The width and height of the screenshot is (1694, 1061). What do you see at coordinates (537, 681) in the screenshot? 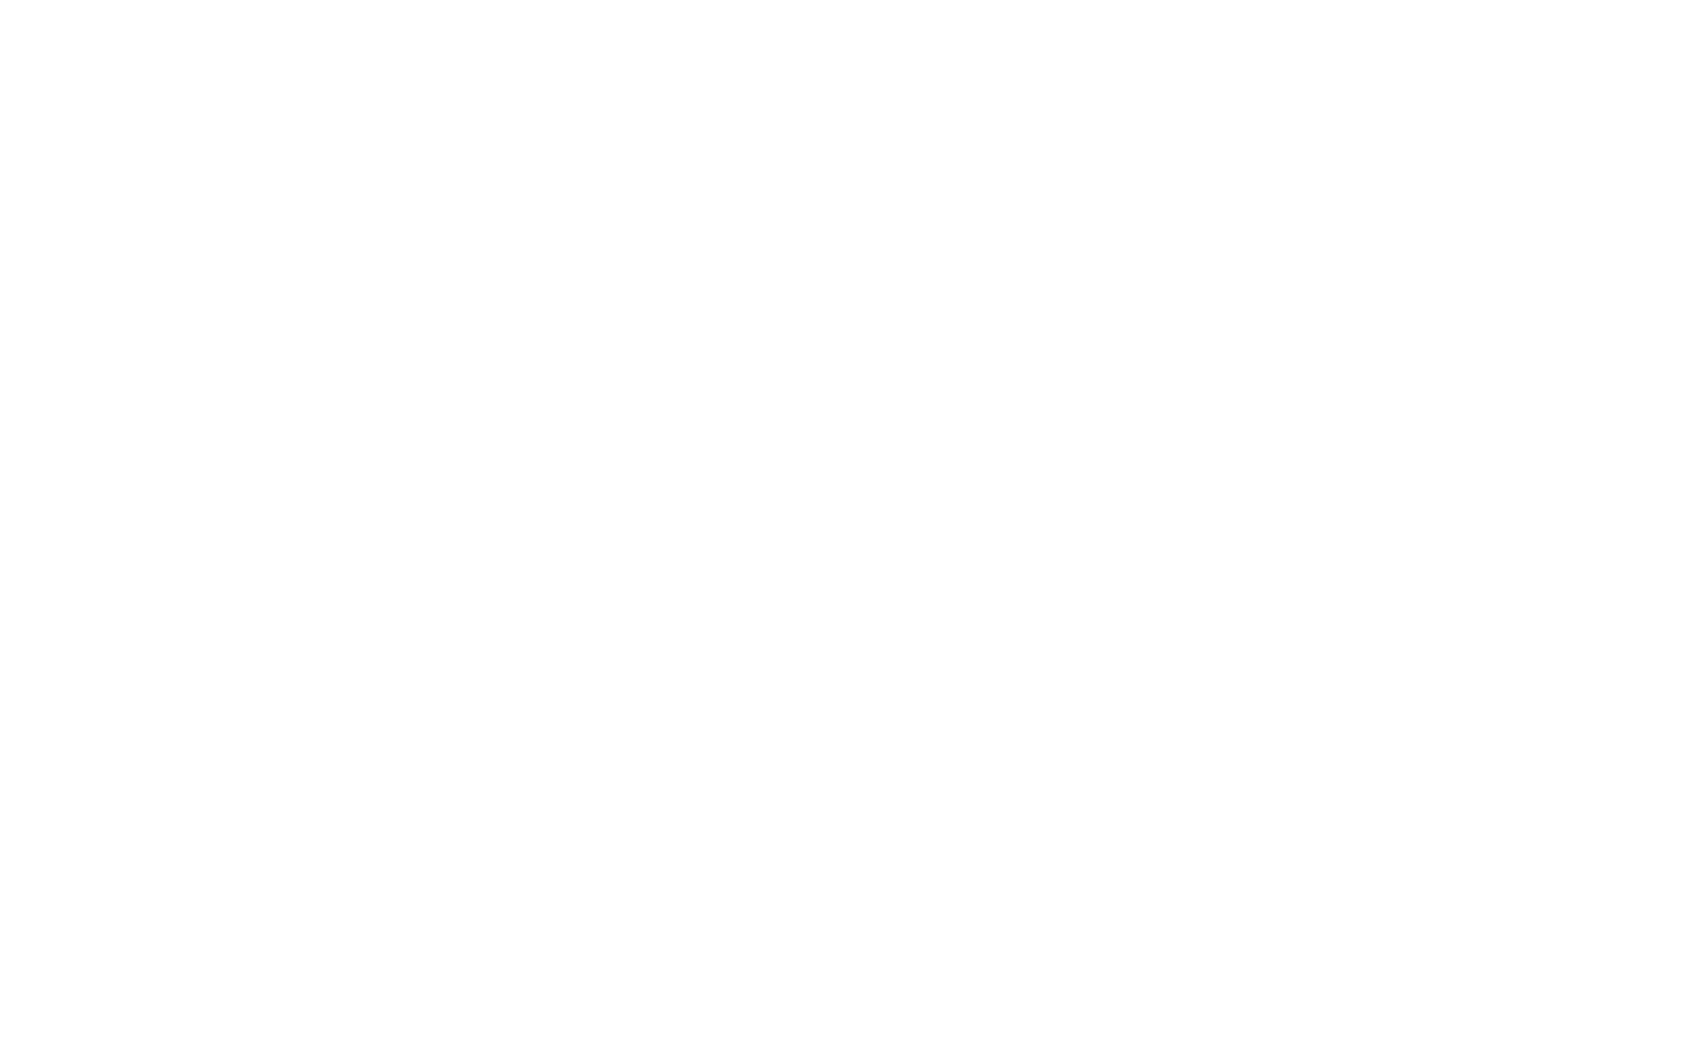
I see `'Book now!'` at bounding box center [537, 681].